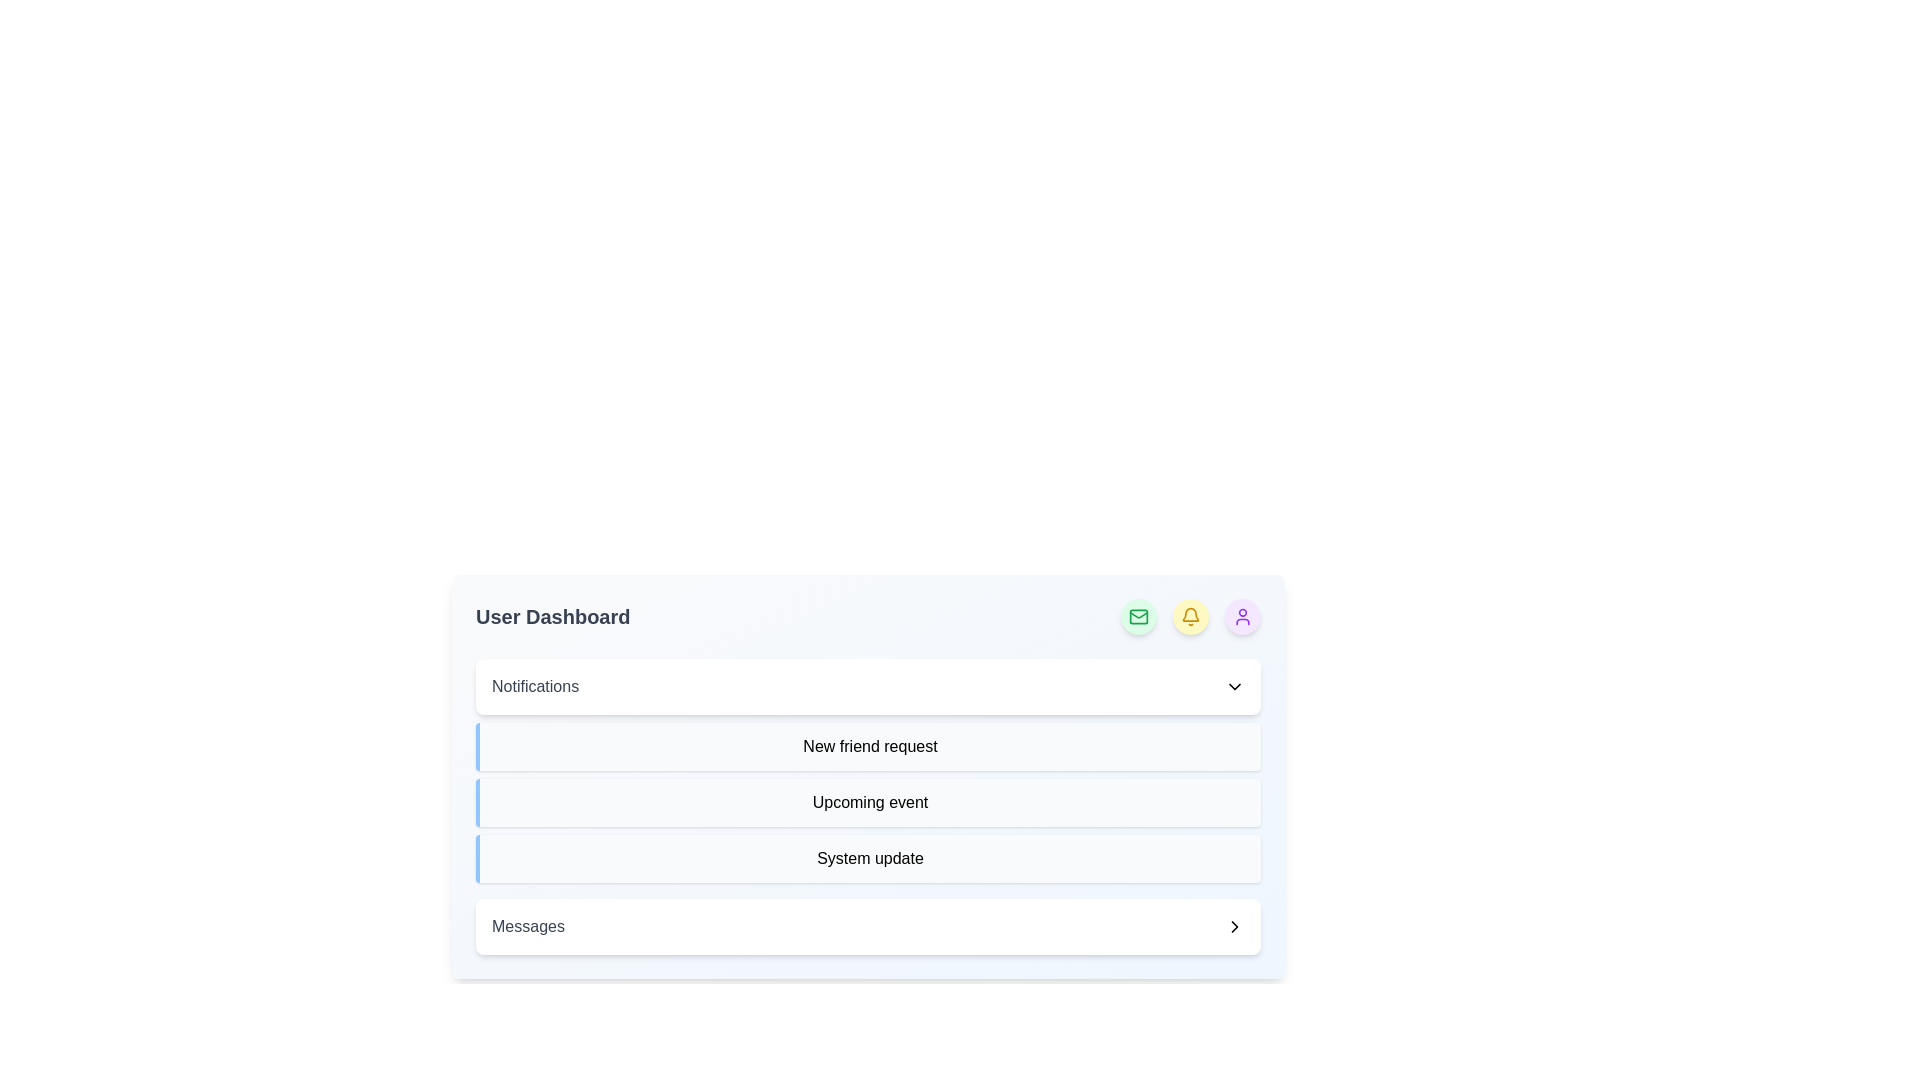 The height and width of the screenshot is (1080, 1920). Describe the element at coordinates (868, 747) in the screenshot. I see `the first notification entry related to a new friend request` at that location.